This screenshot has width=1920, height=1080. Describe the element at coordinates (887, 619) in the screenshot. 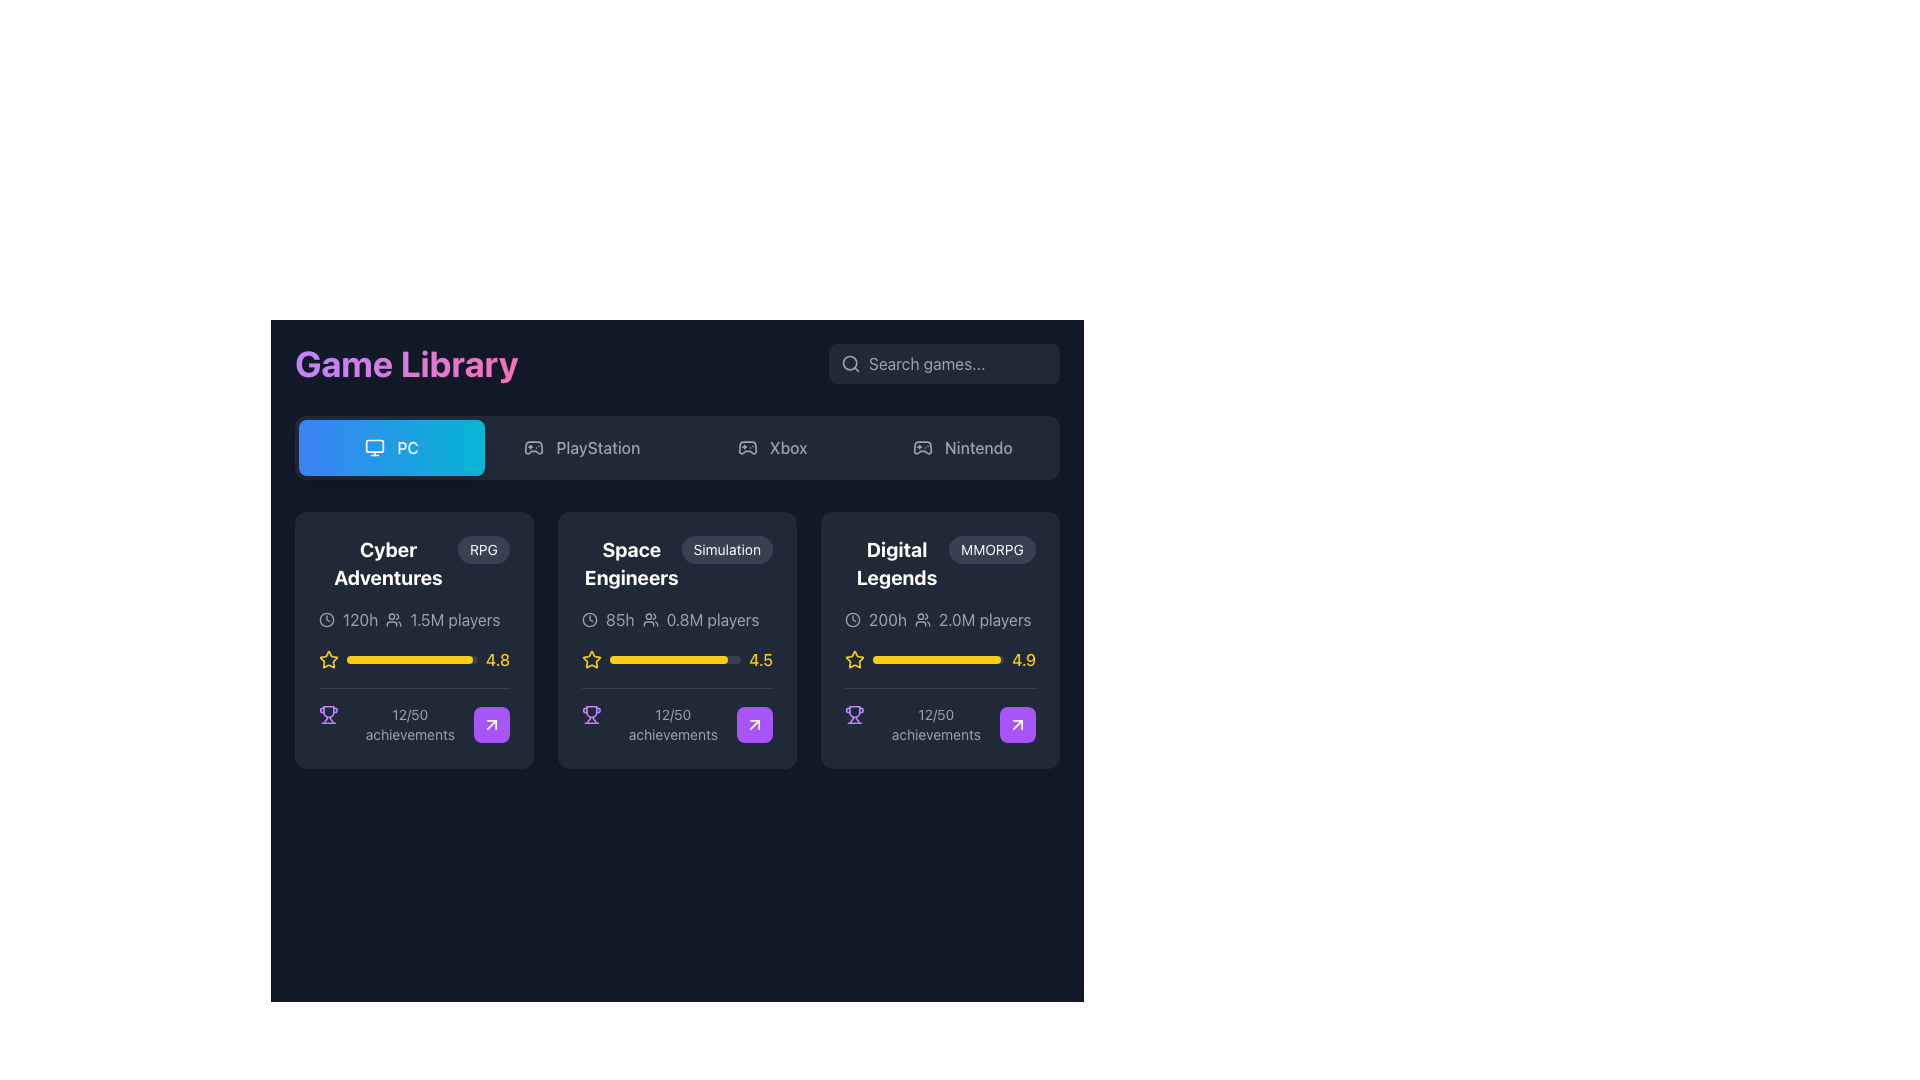

I see `the text-based label displaying '200h' in a sans-serif font, which is styled in light gray, located in the upper-middle part of the 'Digital Legends' card` at that location.